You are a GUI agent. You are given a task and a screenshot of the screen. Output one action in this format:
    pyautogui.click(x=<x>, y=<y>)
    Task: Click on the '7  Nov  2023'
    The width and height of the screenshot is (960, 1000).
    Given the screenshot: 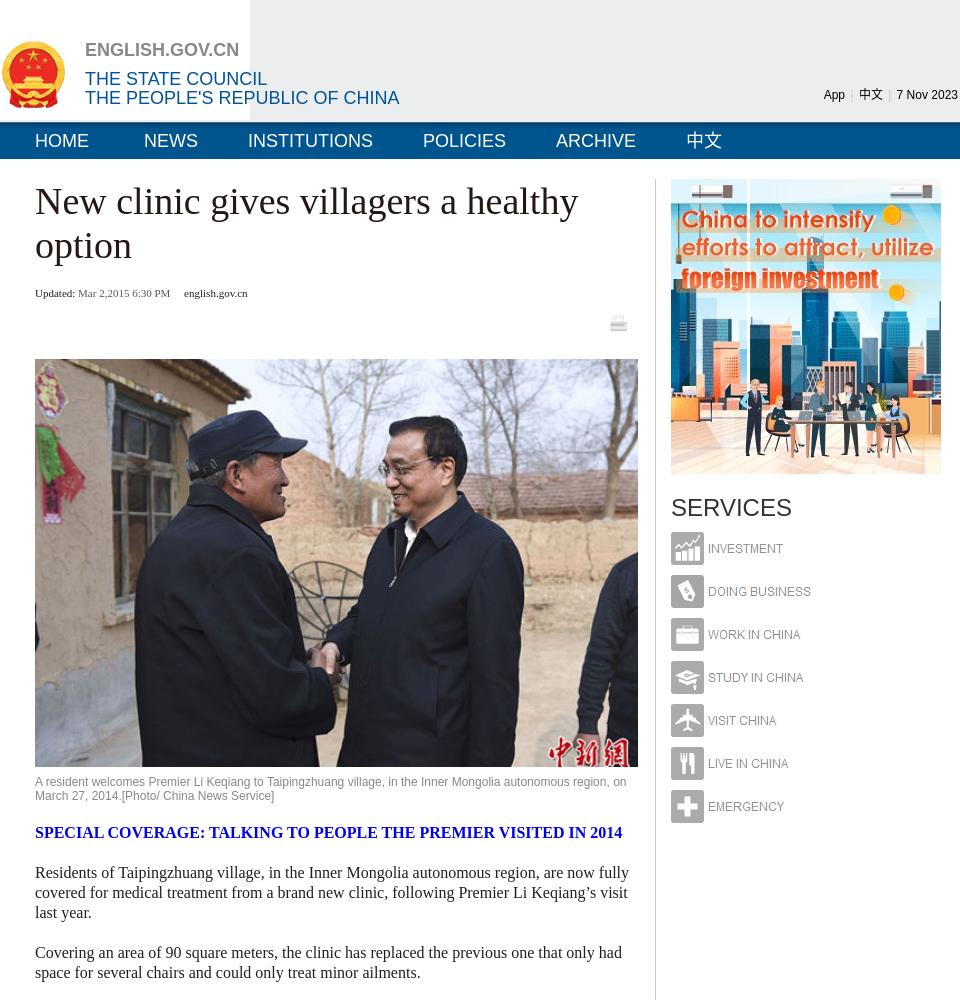 What is the action you would take?
    pyautogui.click(x=926, y=94)
    